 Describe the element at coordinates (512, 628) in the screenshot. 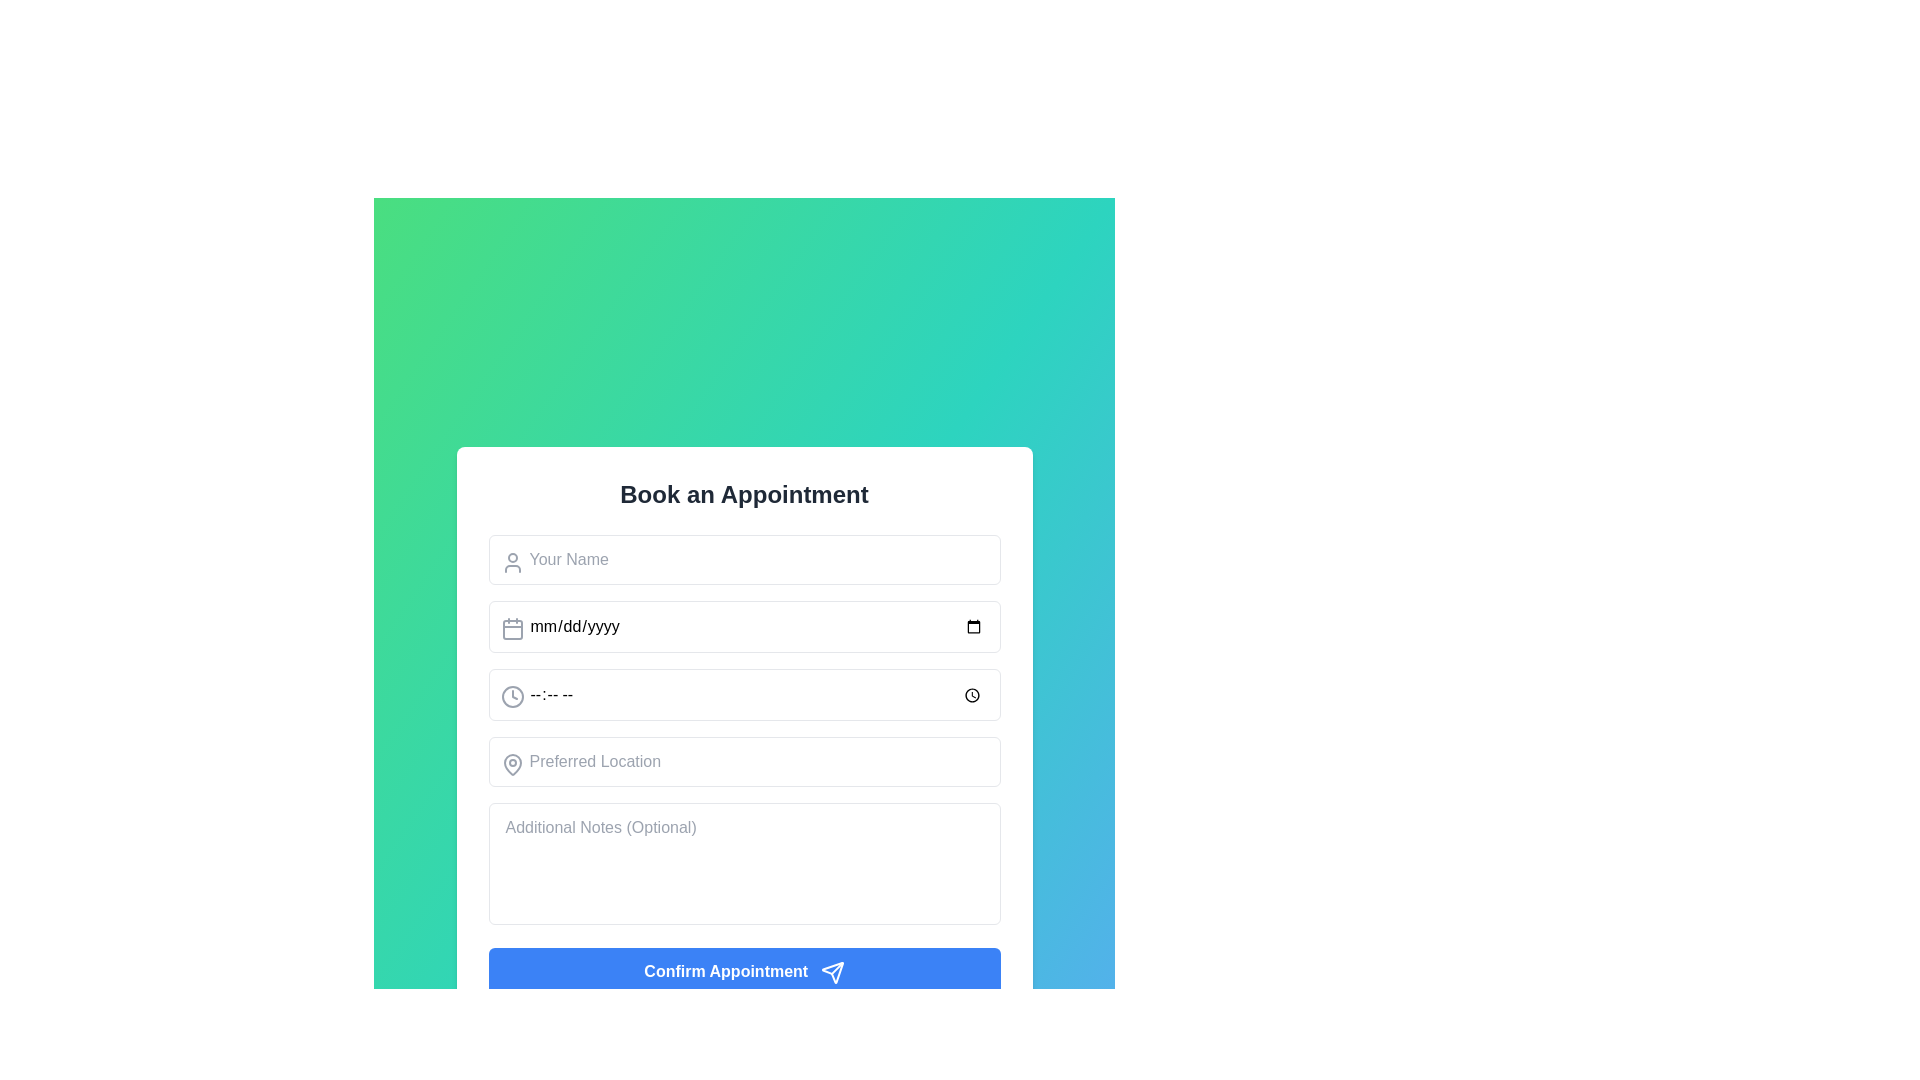

I see `the calendar icon, which is a light gray icon with a square outline and two vertical lines at the top` at that location.